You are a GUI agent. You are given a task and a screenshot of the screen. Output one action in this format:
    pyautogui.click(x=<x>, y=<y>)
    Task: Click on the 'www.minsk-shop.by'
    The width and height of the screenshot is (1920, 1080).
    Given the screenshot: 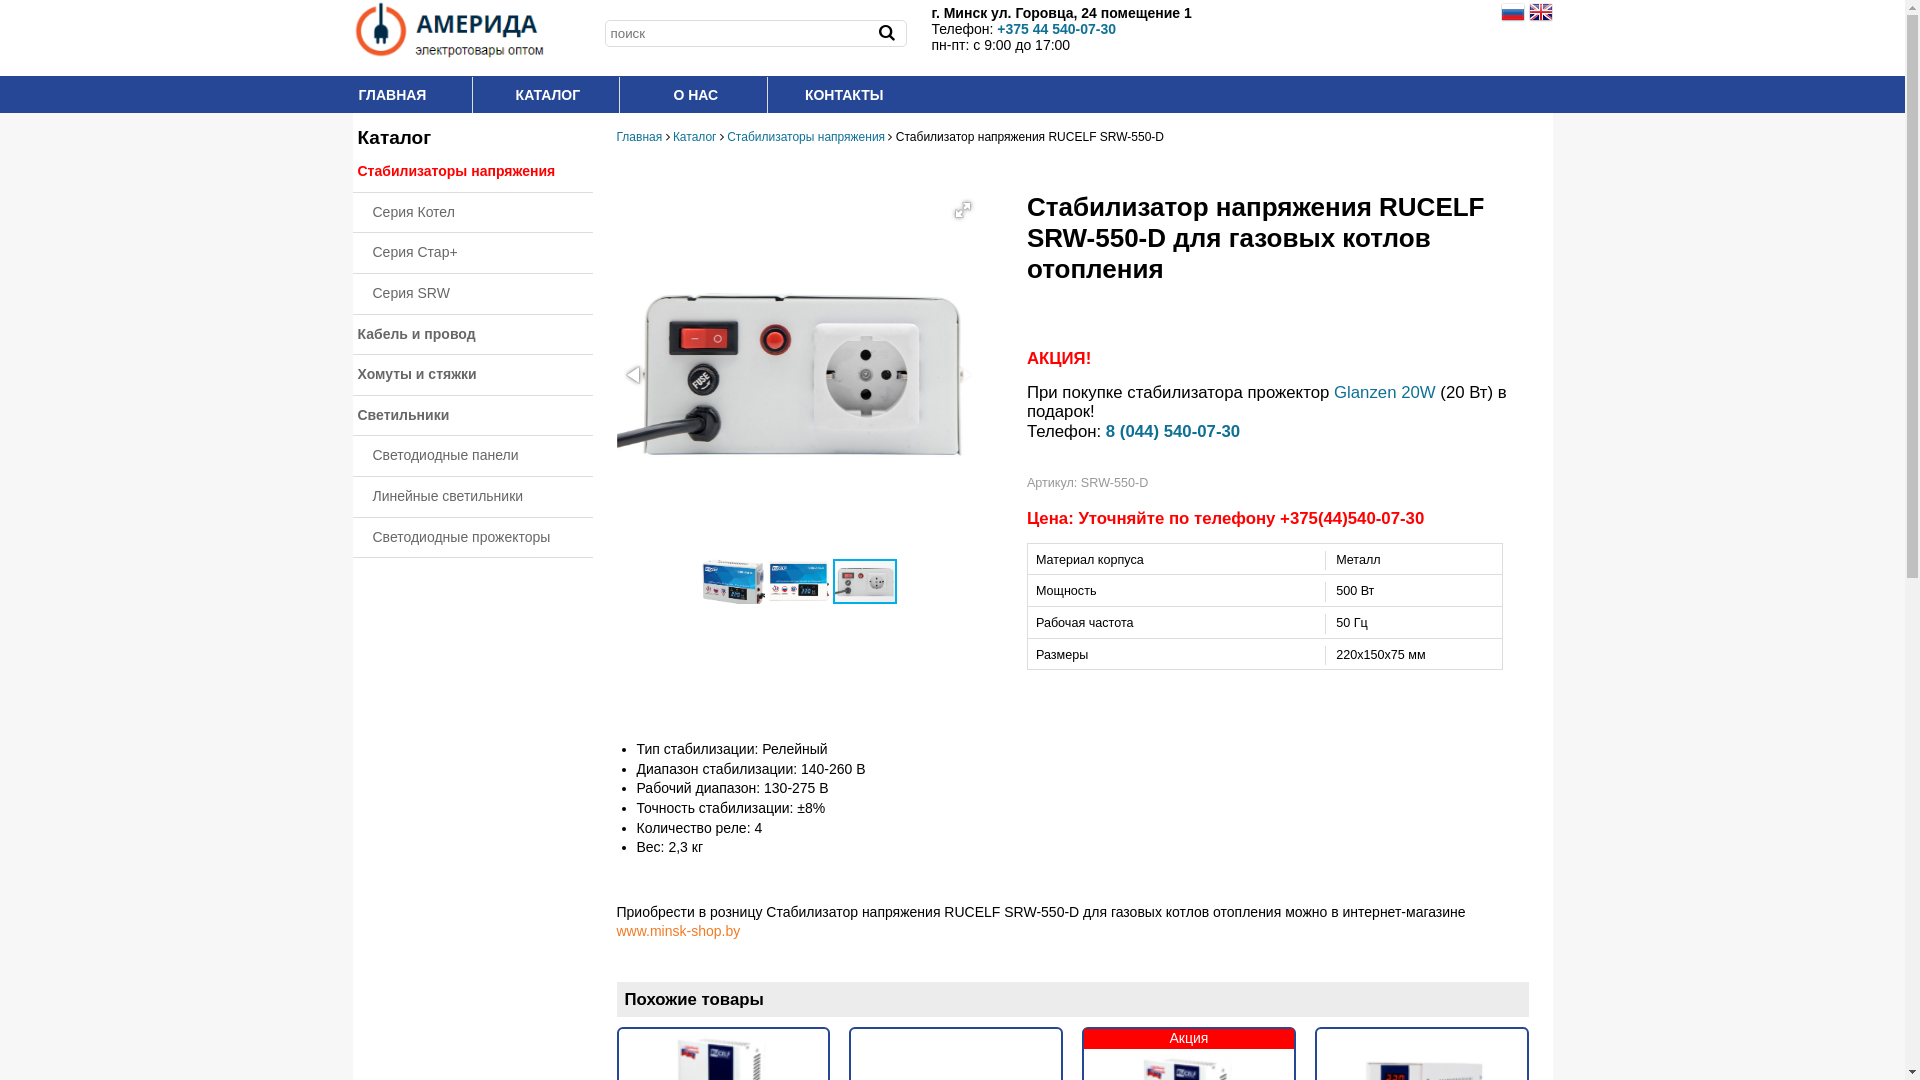 What is the action you would take?
    pyautogui.click(x=677, y=930)
    